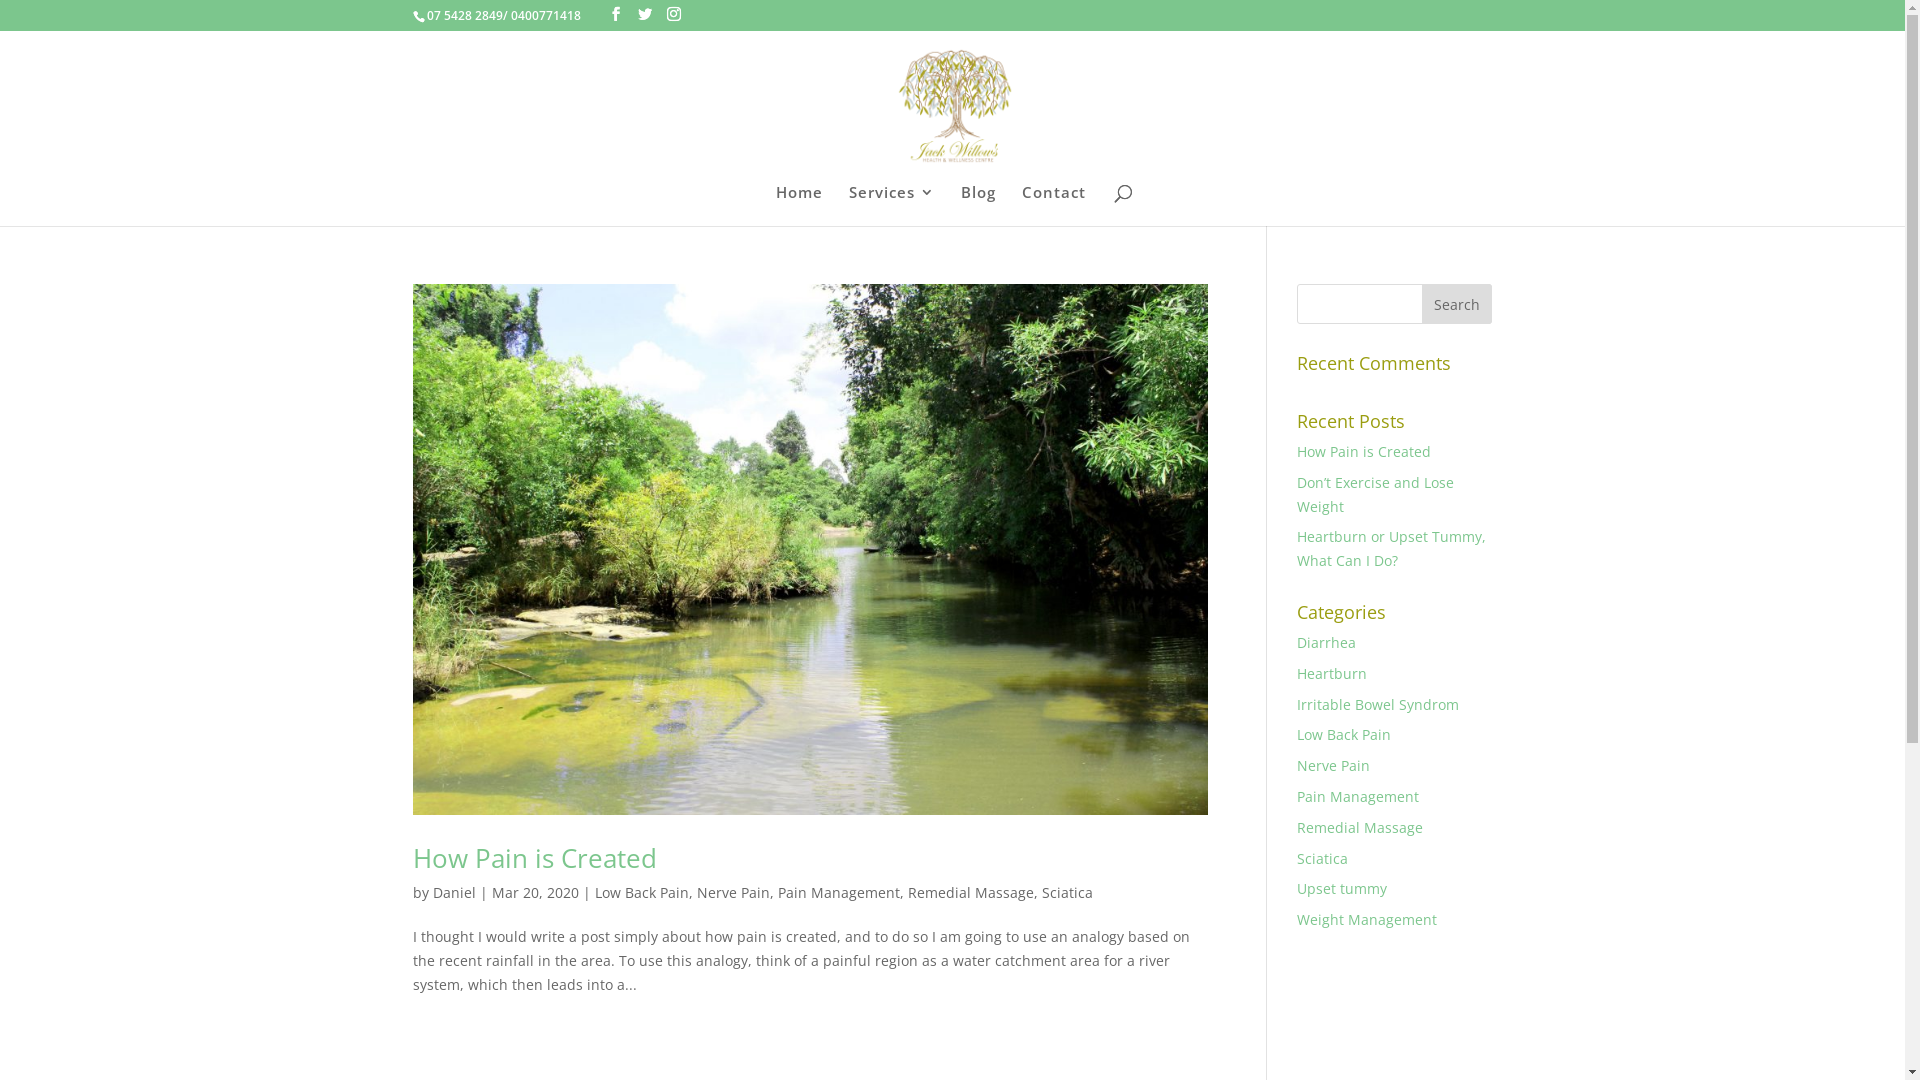 Image resolution: width=1920 pixels, height=1080 pixels. What do you see at coordinates (731, 891) in the screenshot?
I see `'Nerve Pain'` at bounding box center [731, 891].